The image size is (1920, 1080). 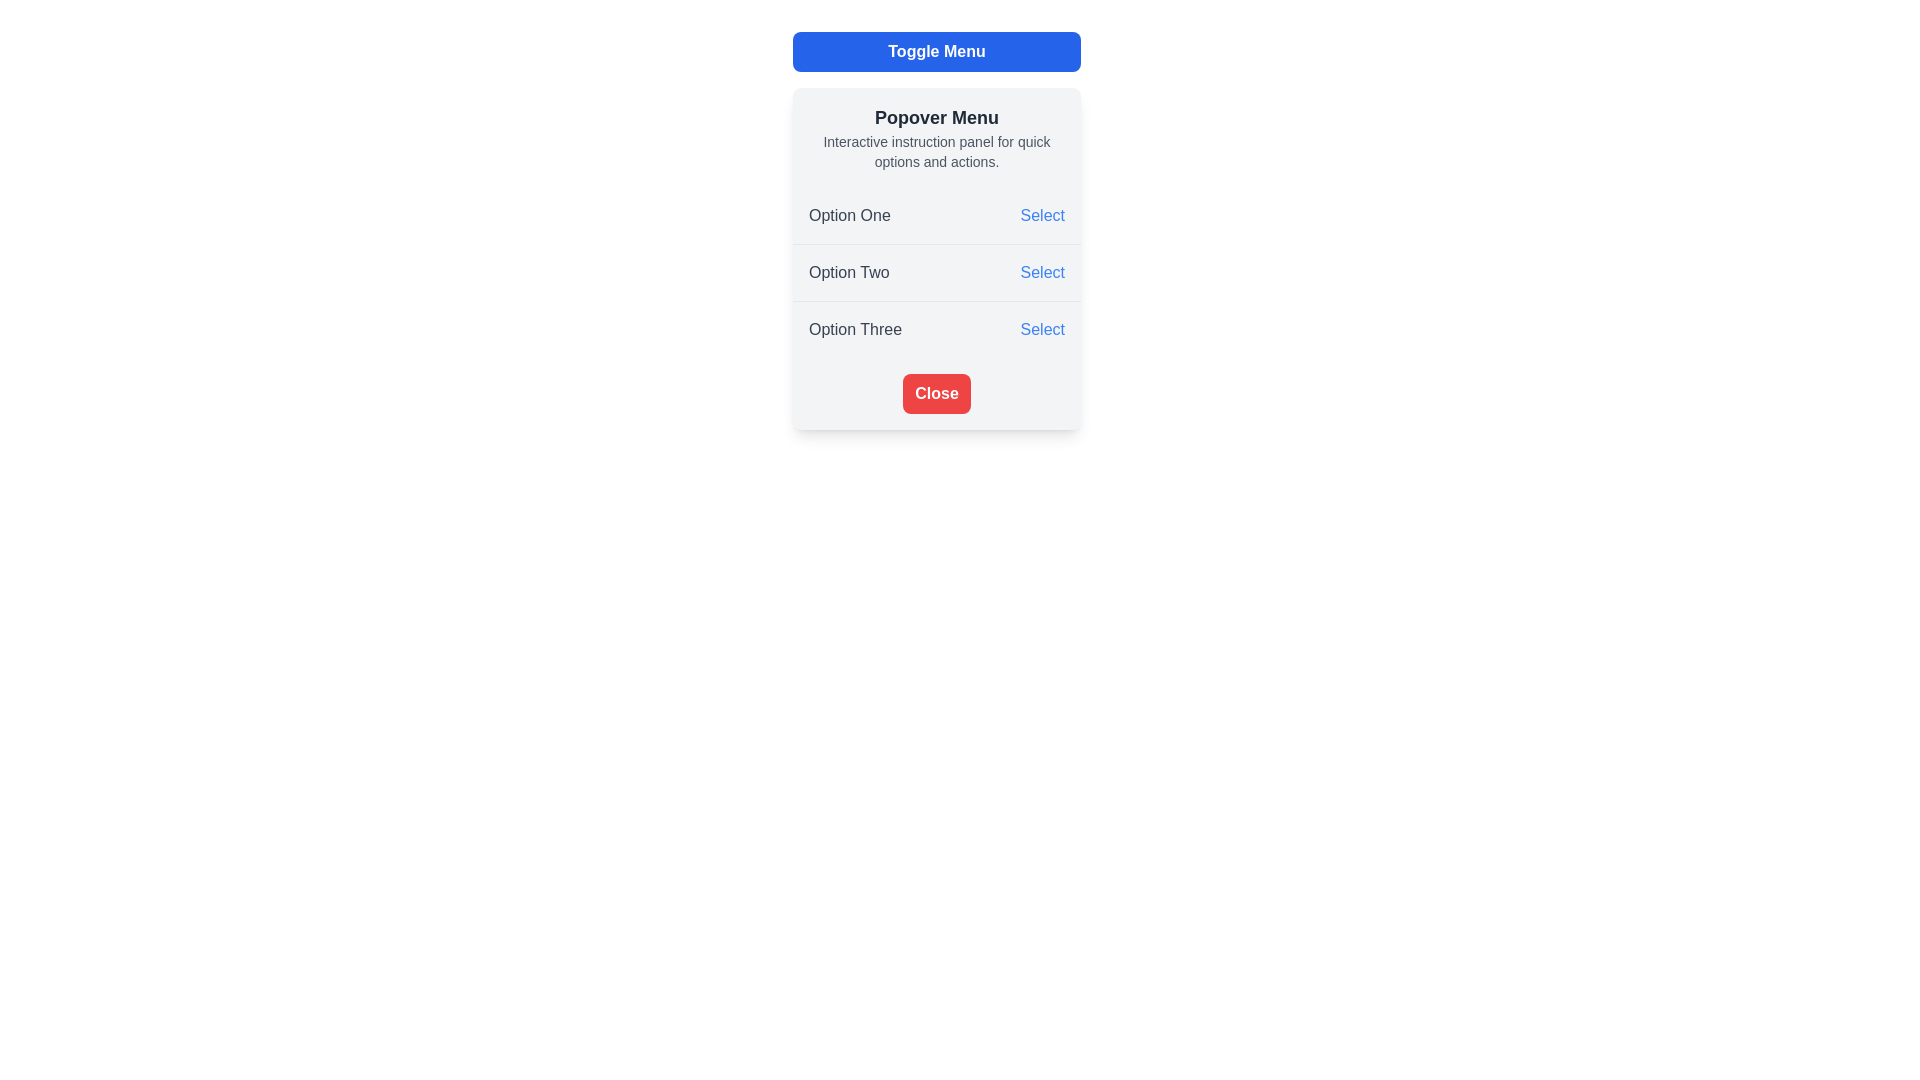 I want to click on the 'Select' link associated with 'Option Two' in the 'Popover Menu' dropdown, so click(x=935, y=257).